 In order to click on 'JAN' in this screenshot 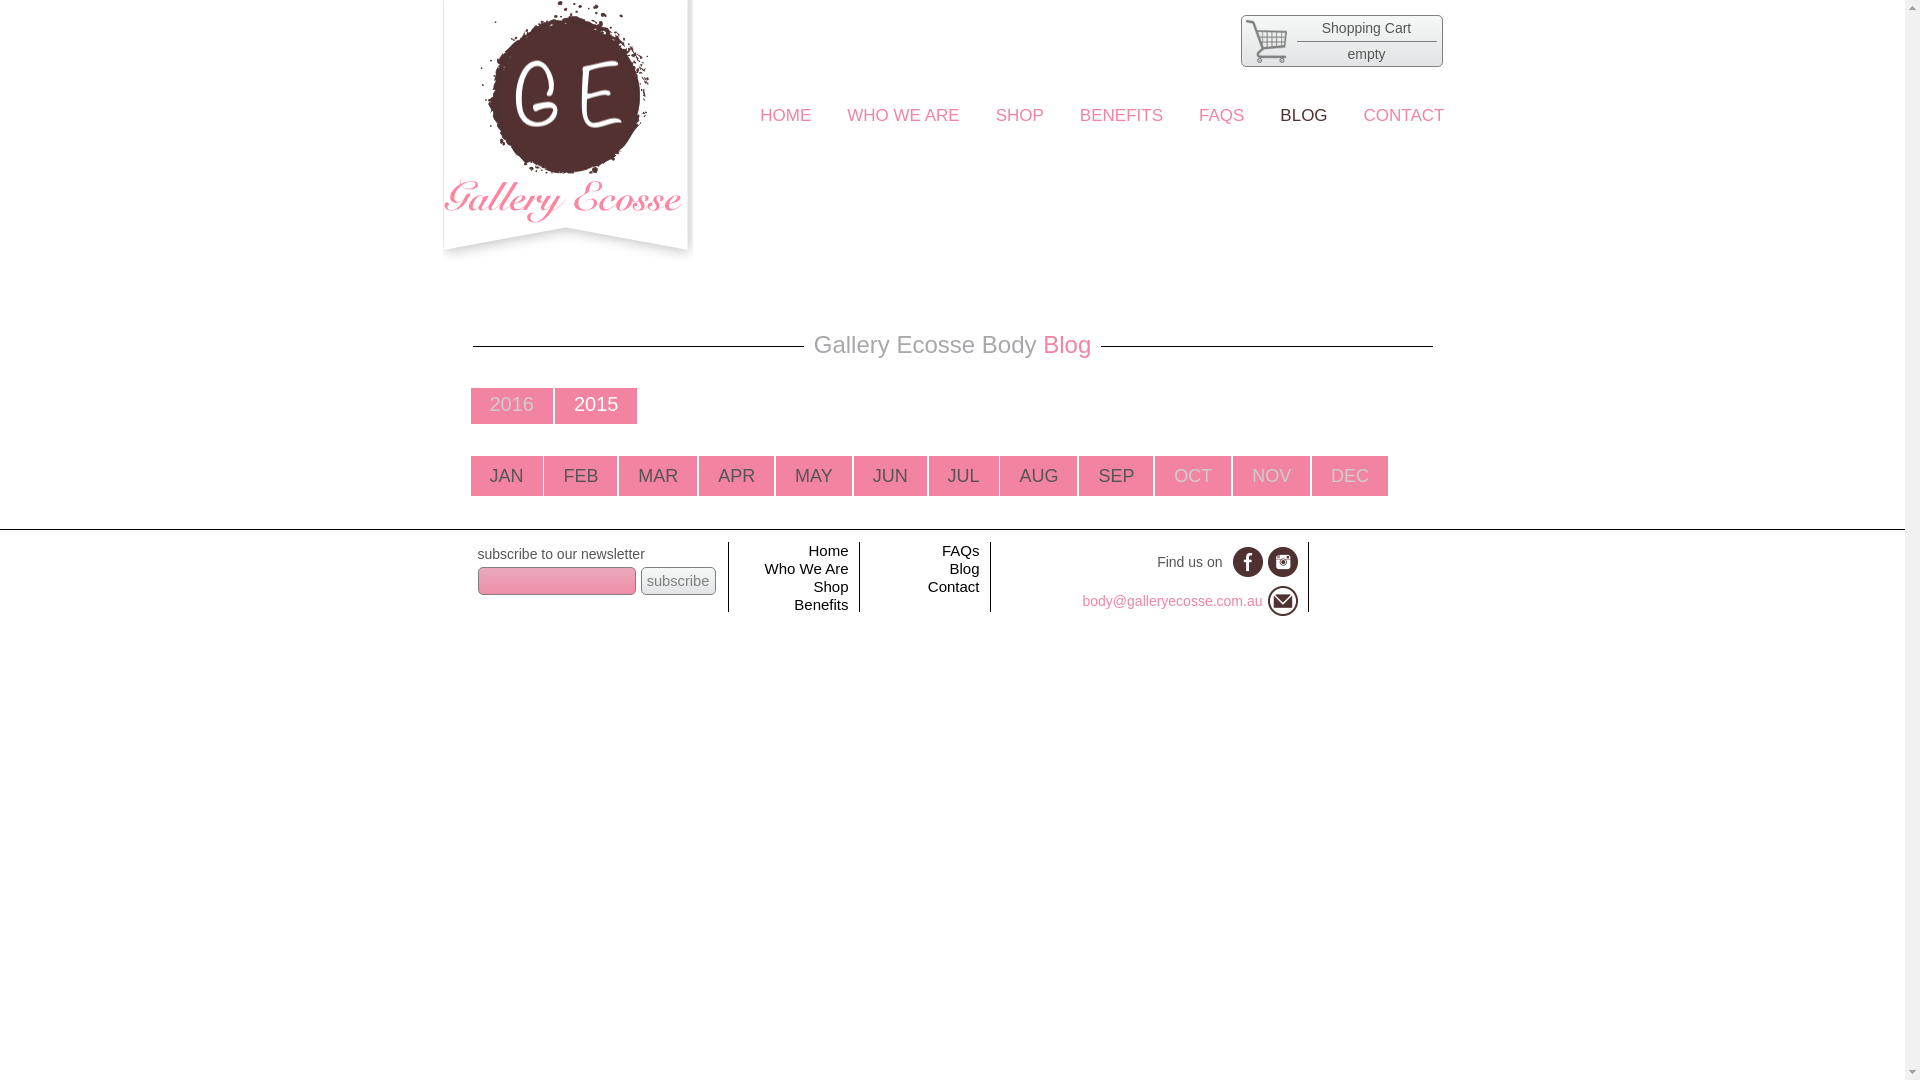, I will do `click(507, 475)`.